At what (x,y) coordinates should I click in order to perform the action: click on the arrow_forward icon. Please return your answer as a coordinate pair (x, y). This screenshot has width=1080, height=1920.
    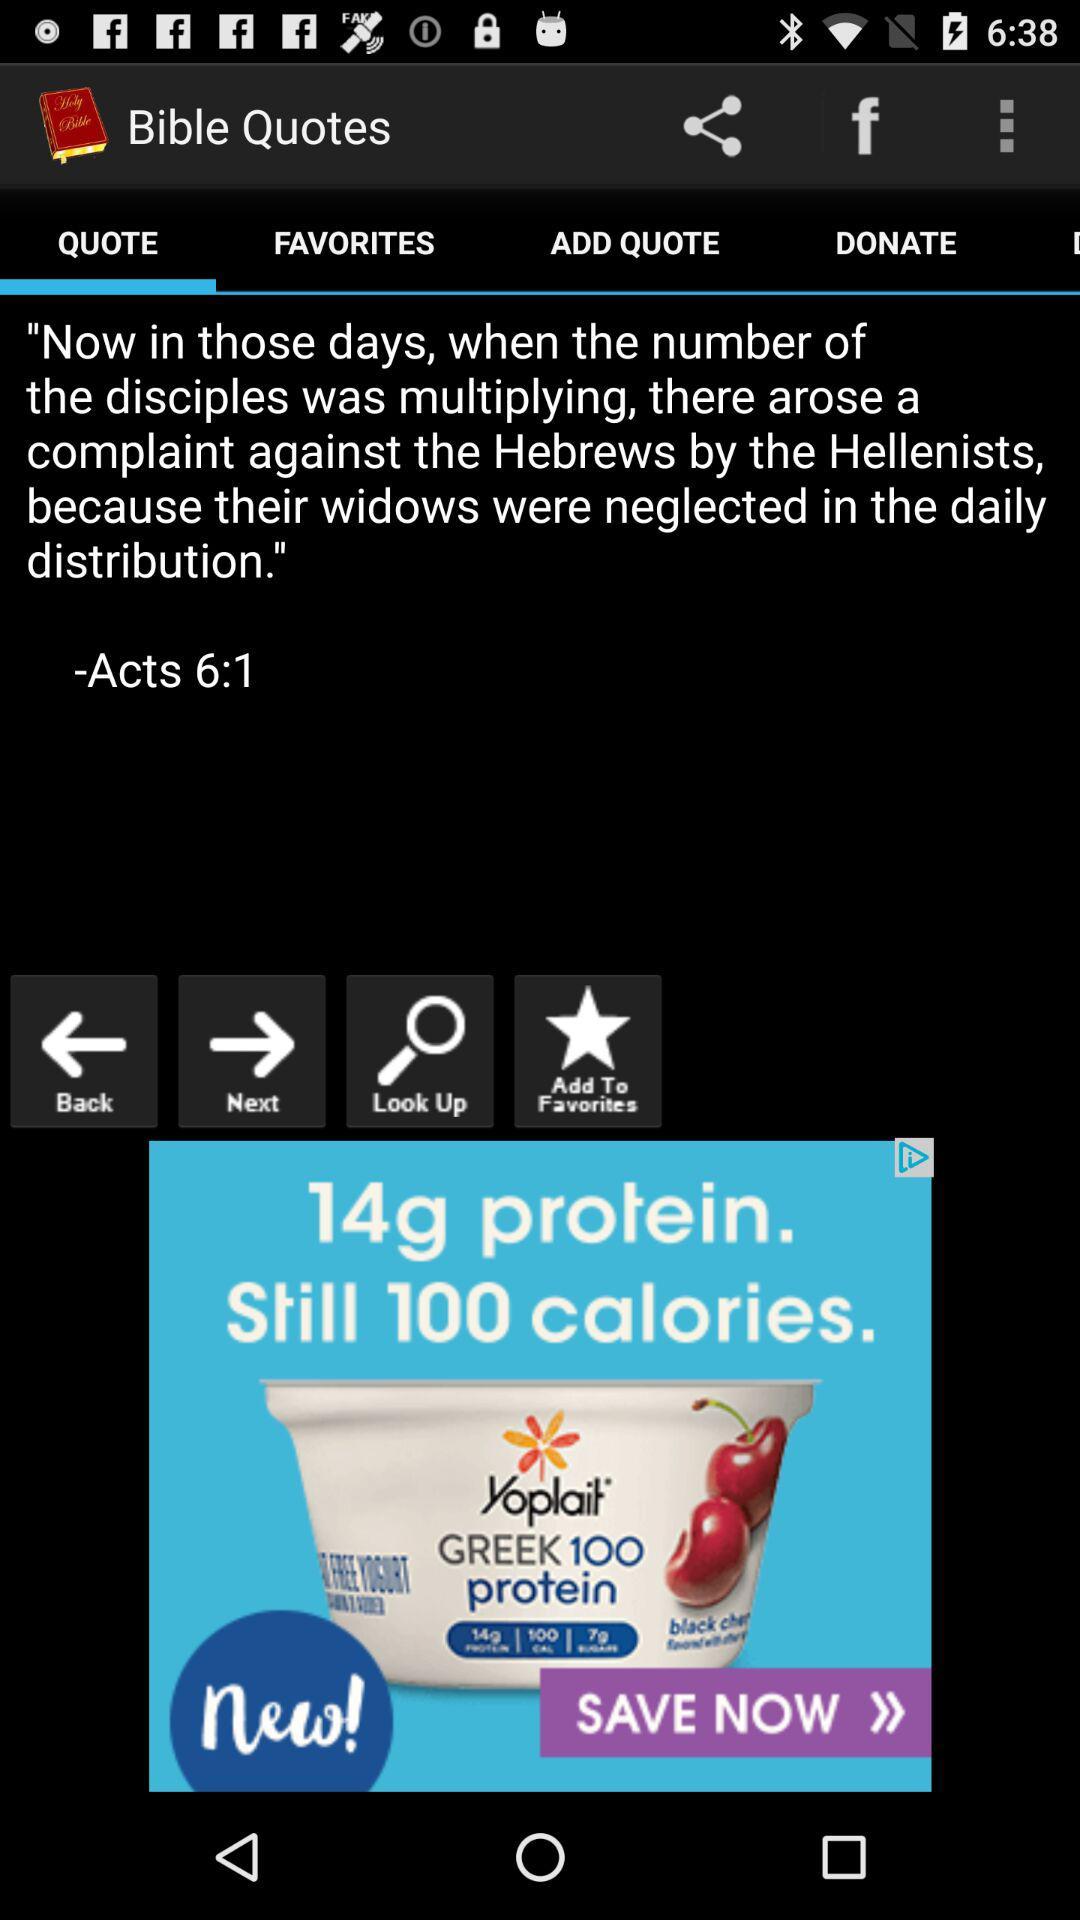
    Looking at the image, I should click on (250, 1124).